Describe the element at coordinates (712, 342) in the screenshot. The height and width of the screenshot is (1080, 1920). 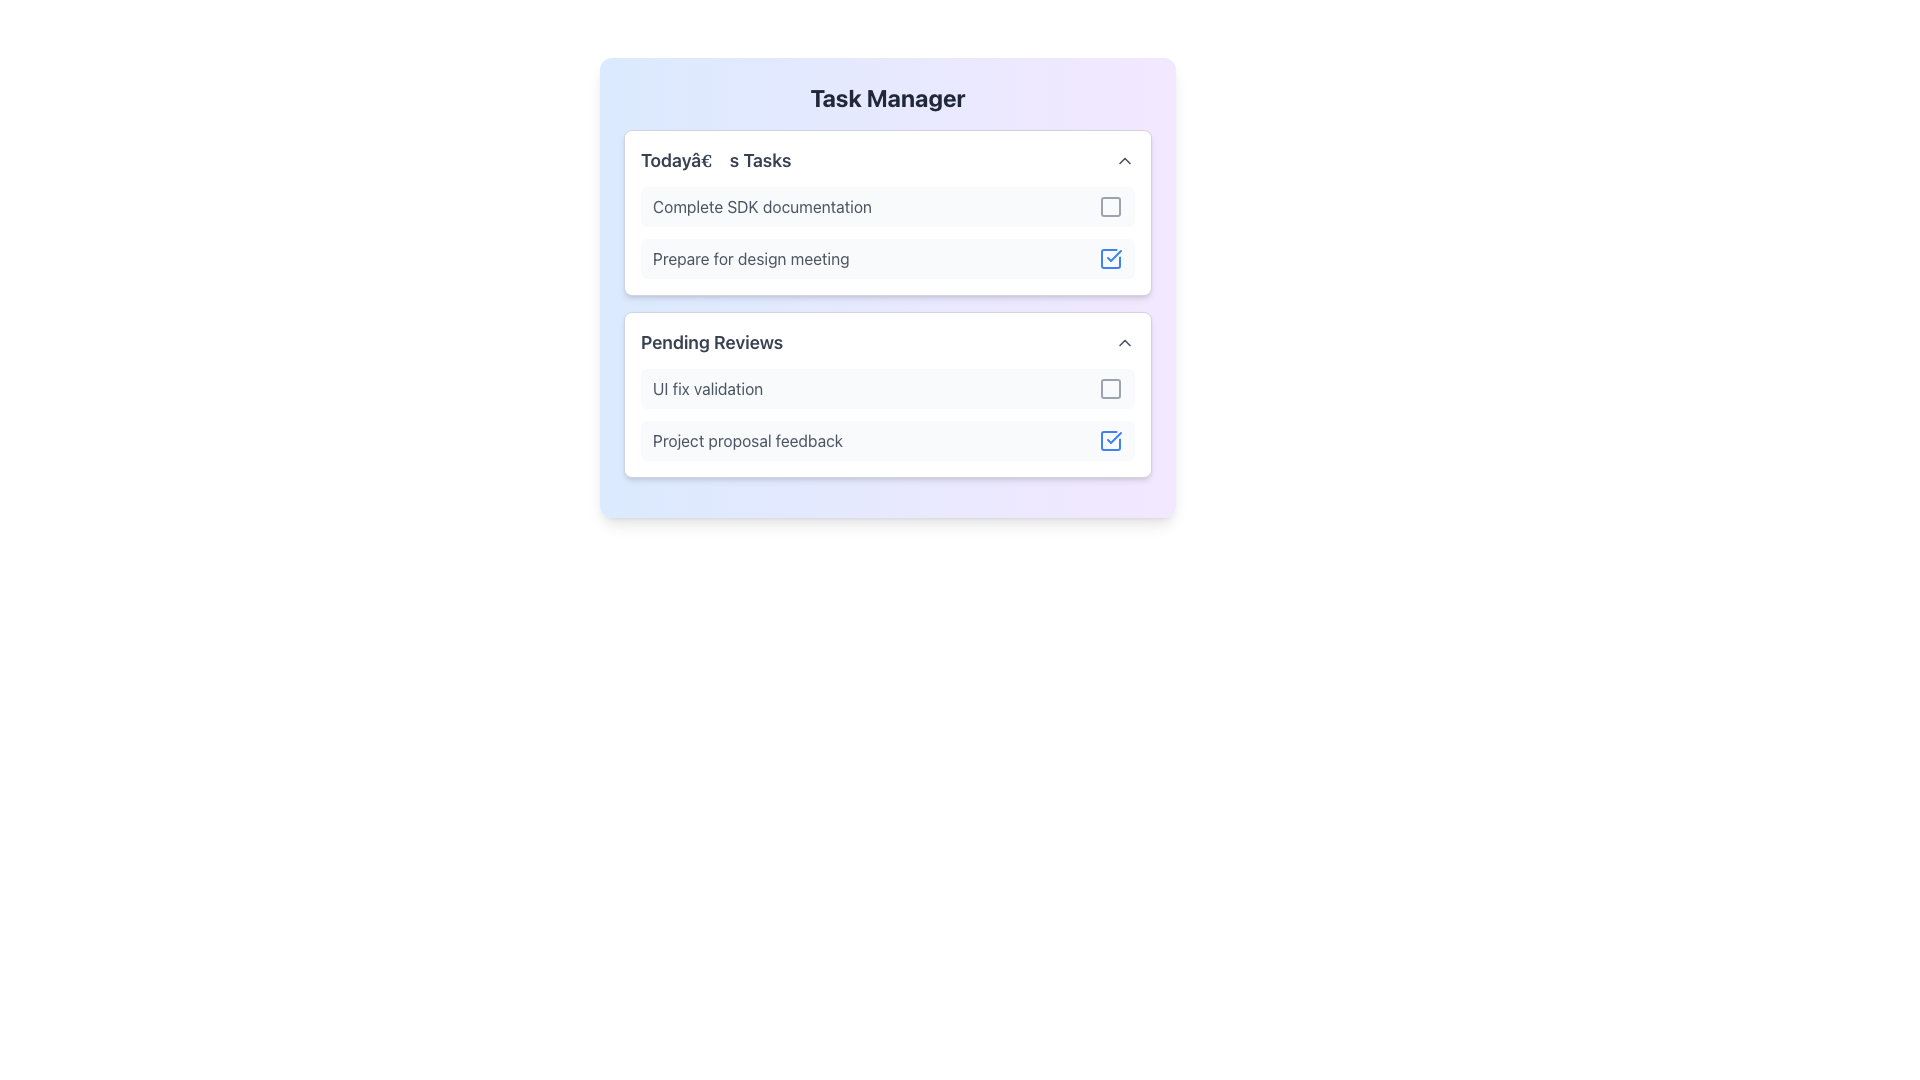
I see `the text label 'Pending Reviews' styled in bold, large dark gray font located at the top-left of the second section in the task manager interface` at that location.